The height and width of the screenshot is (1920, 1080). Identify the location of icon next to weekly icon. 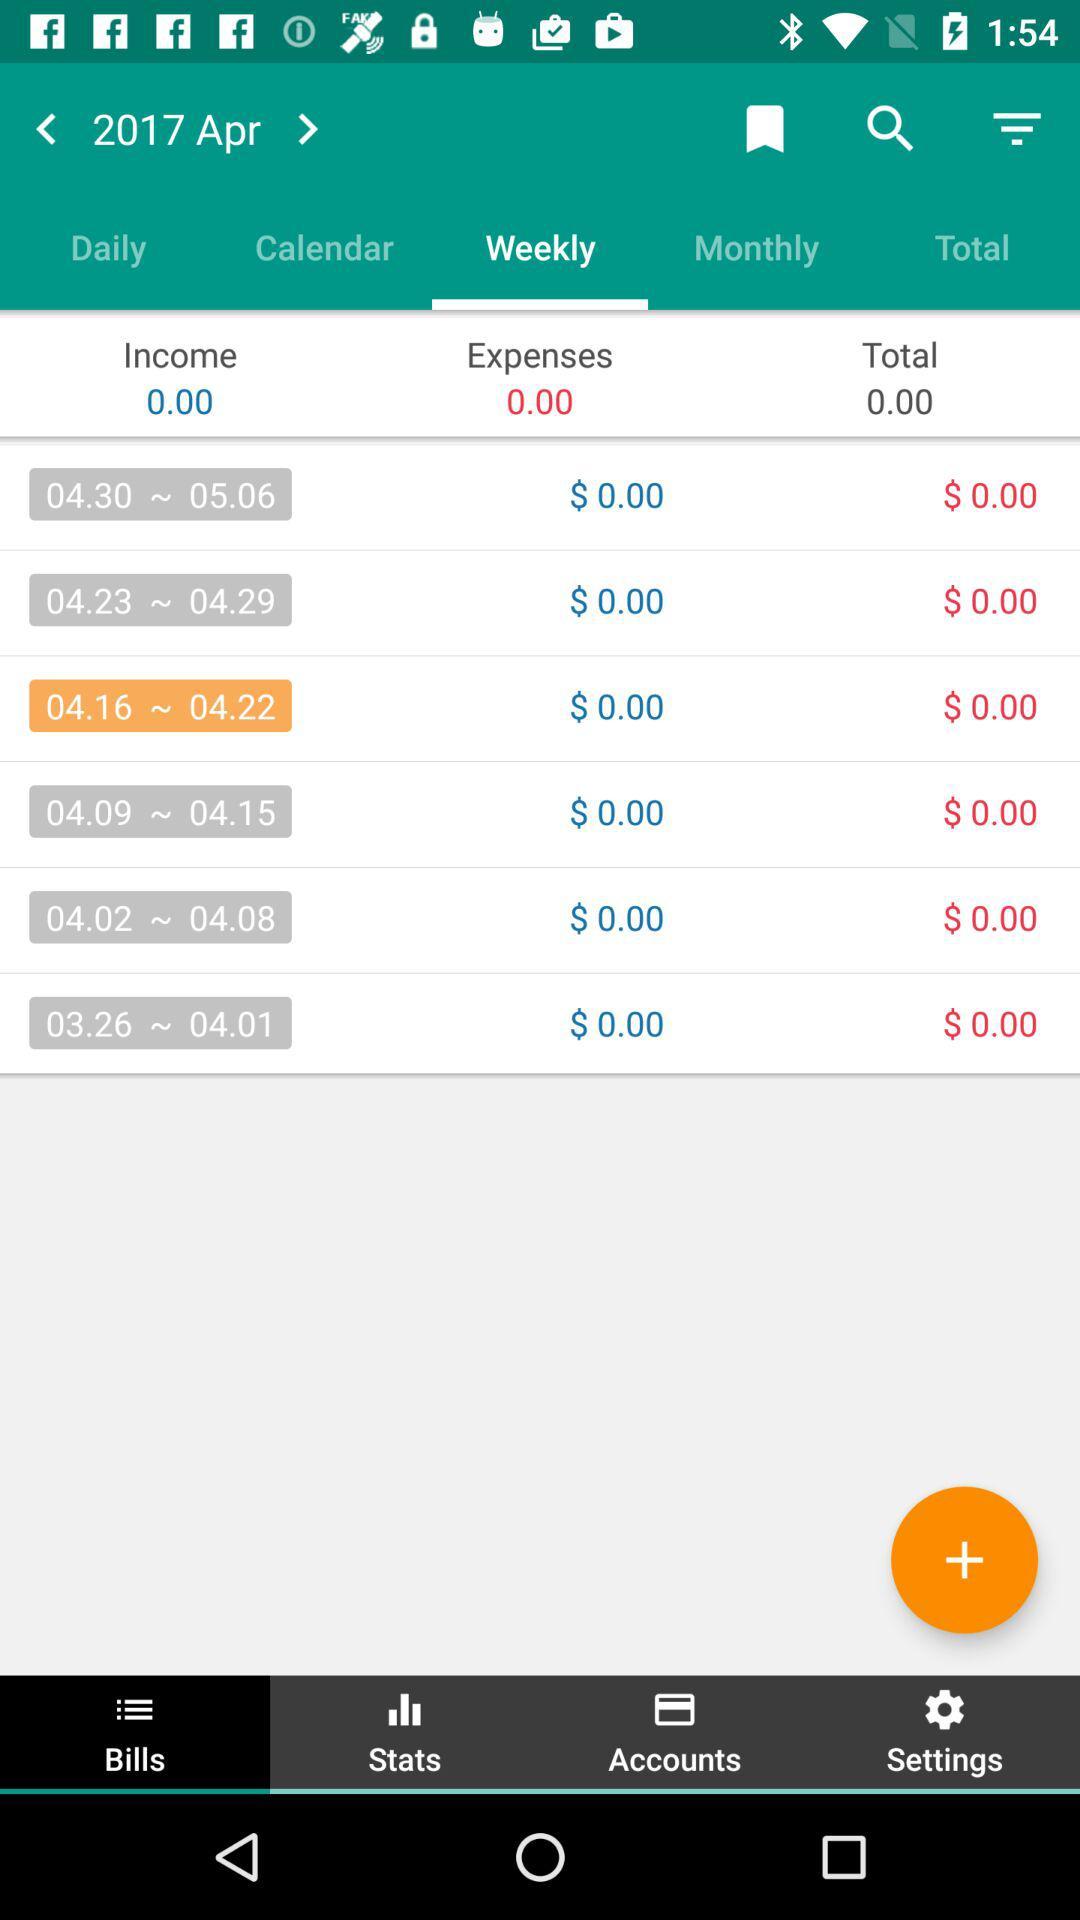
(756, 245).